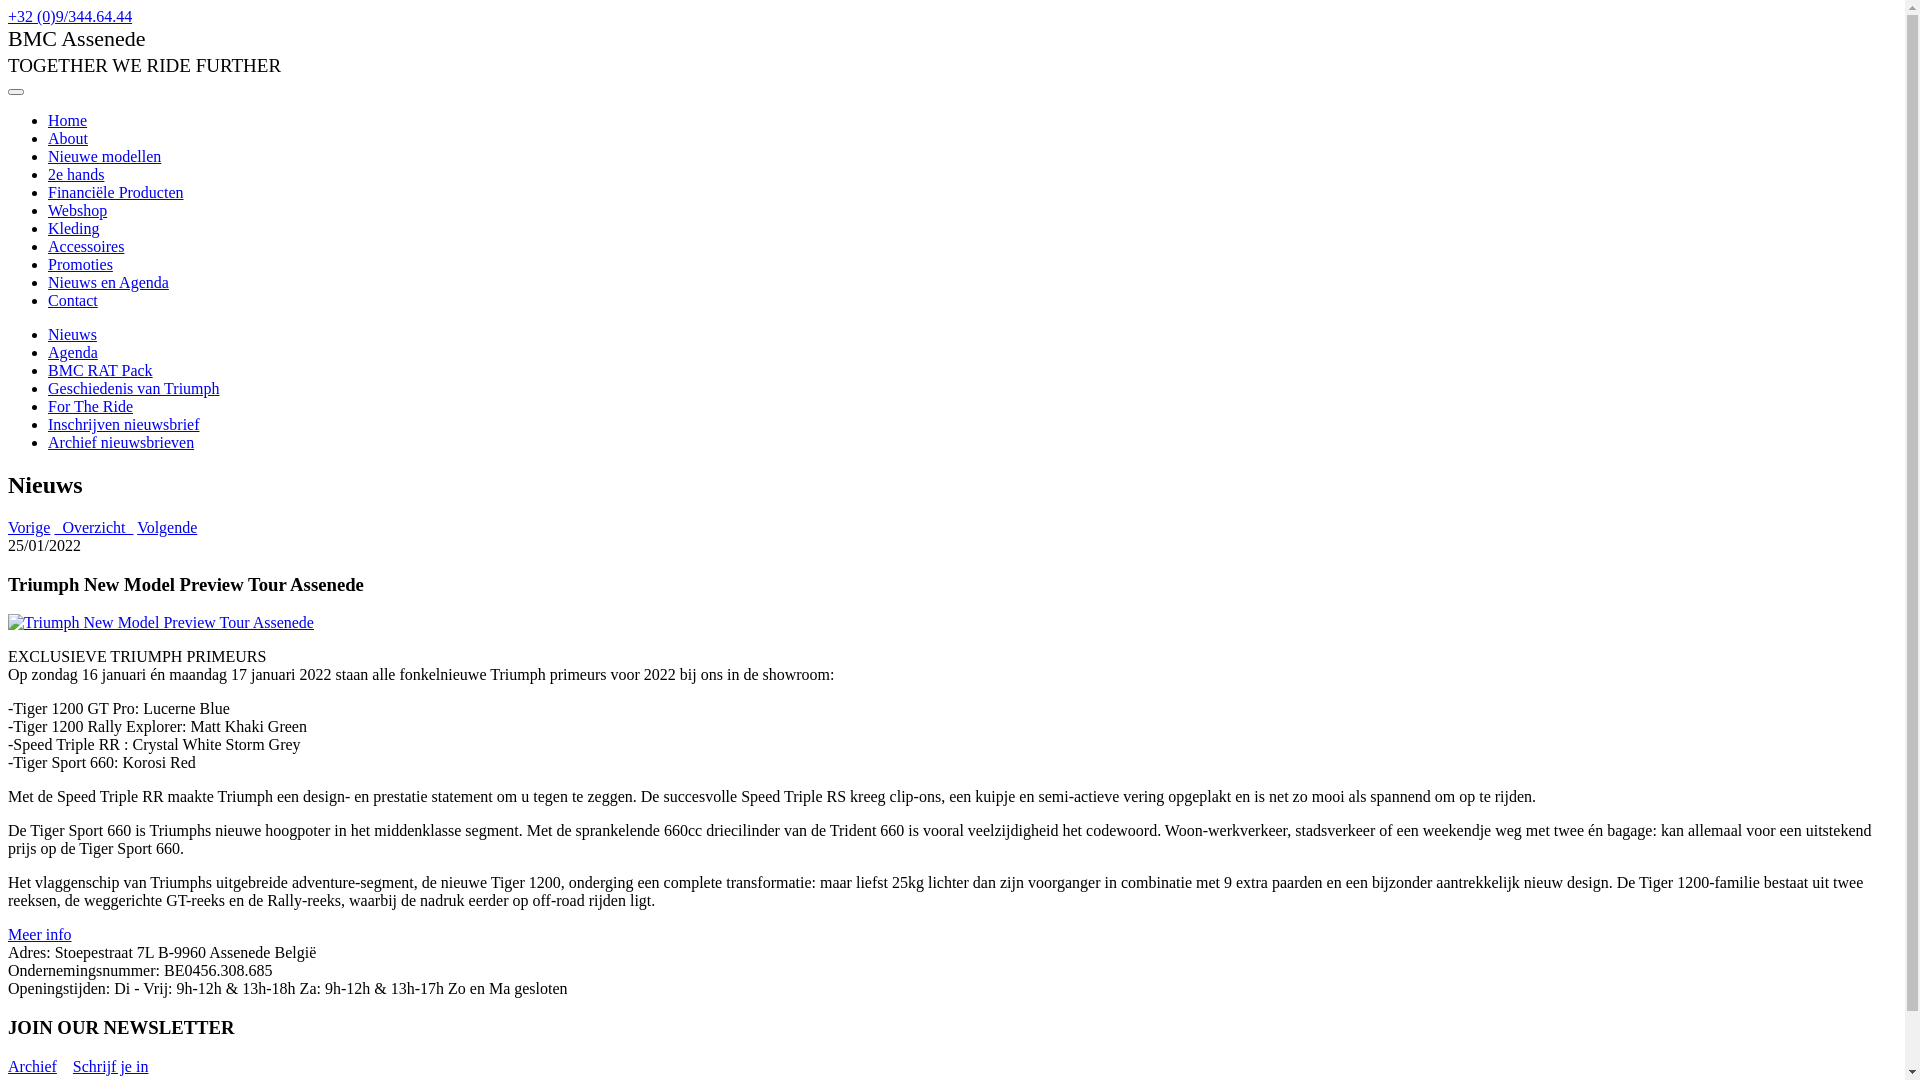 This screenshot has height=1080, width=1920. Describe the element at coordinates (107, 282) in the screenshot. I see `'Nieuws en Agenda'` at that location.